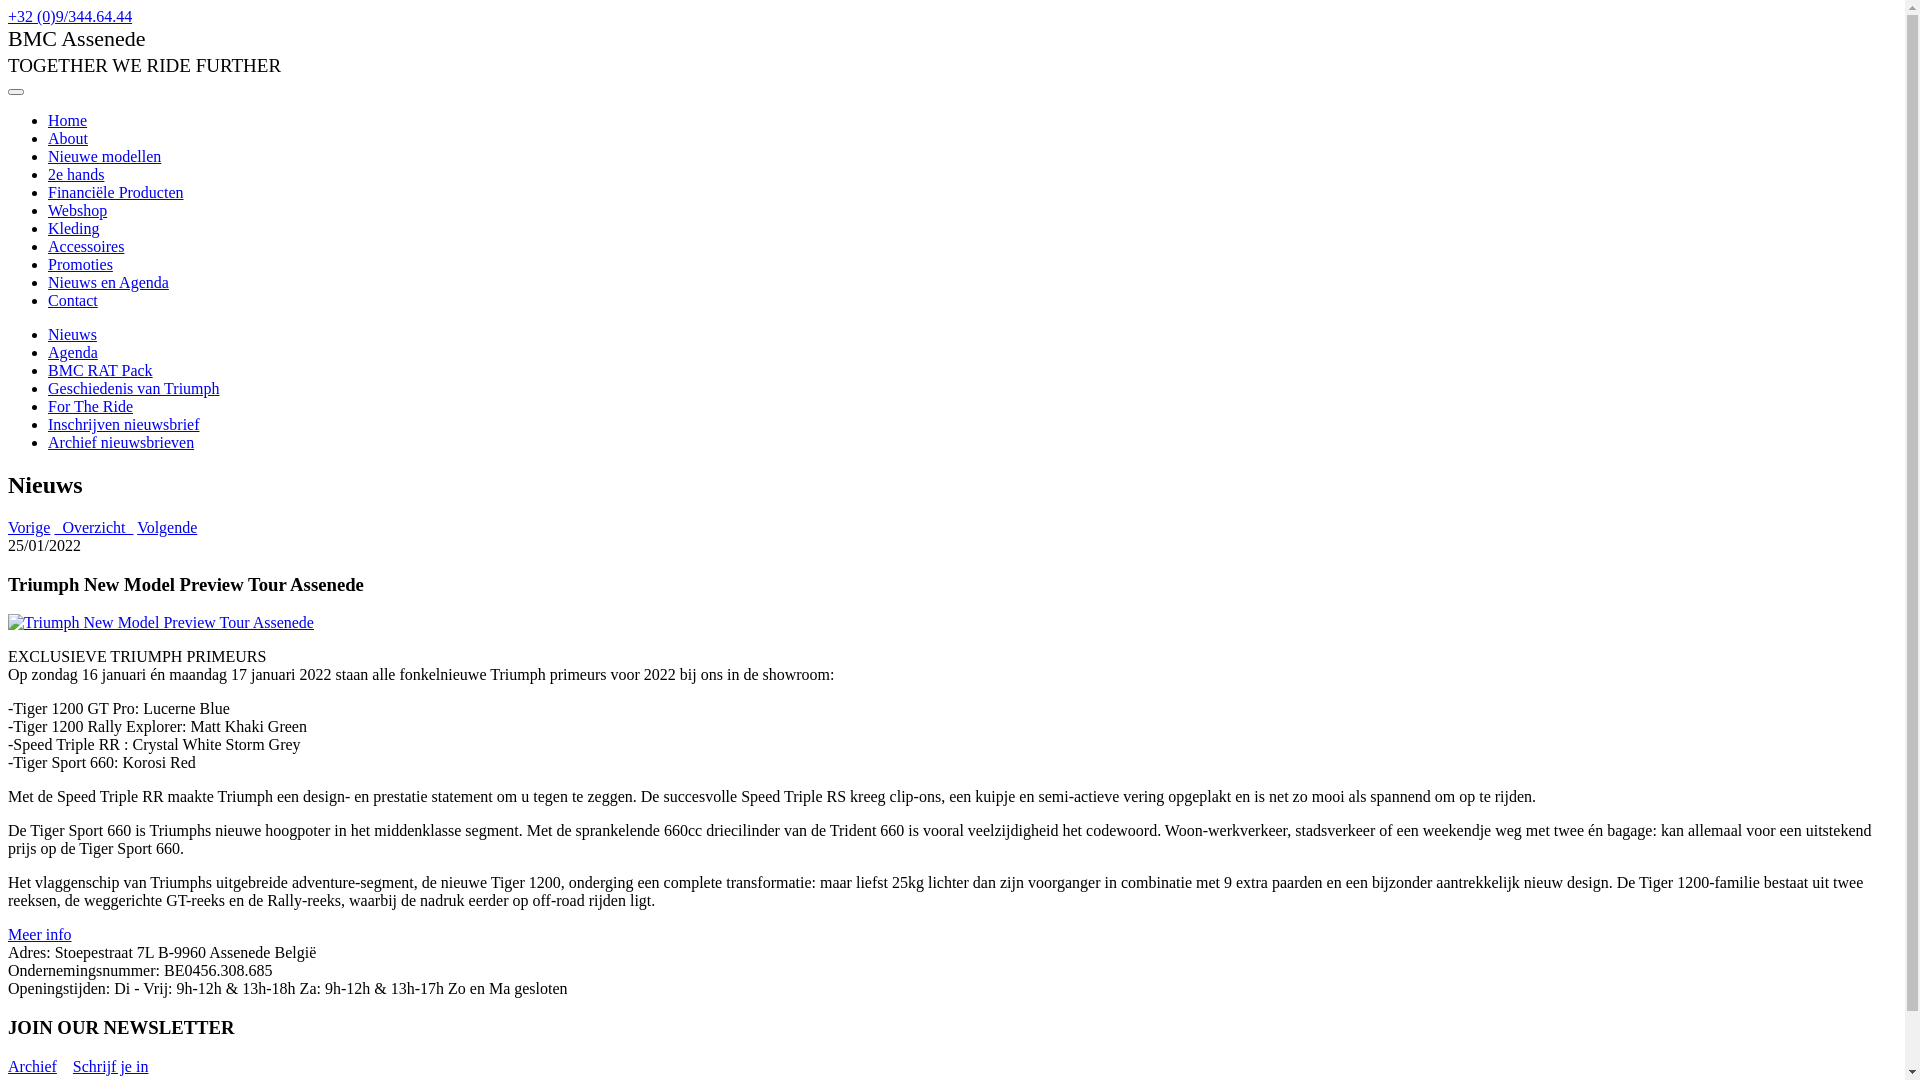 This screenshot has height=1080, width=1920. Describe the element at coordinates (107, 282) in the screenshot. I see `'Nieuws en Agenda'` at that location.